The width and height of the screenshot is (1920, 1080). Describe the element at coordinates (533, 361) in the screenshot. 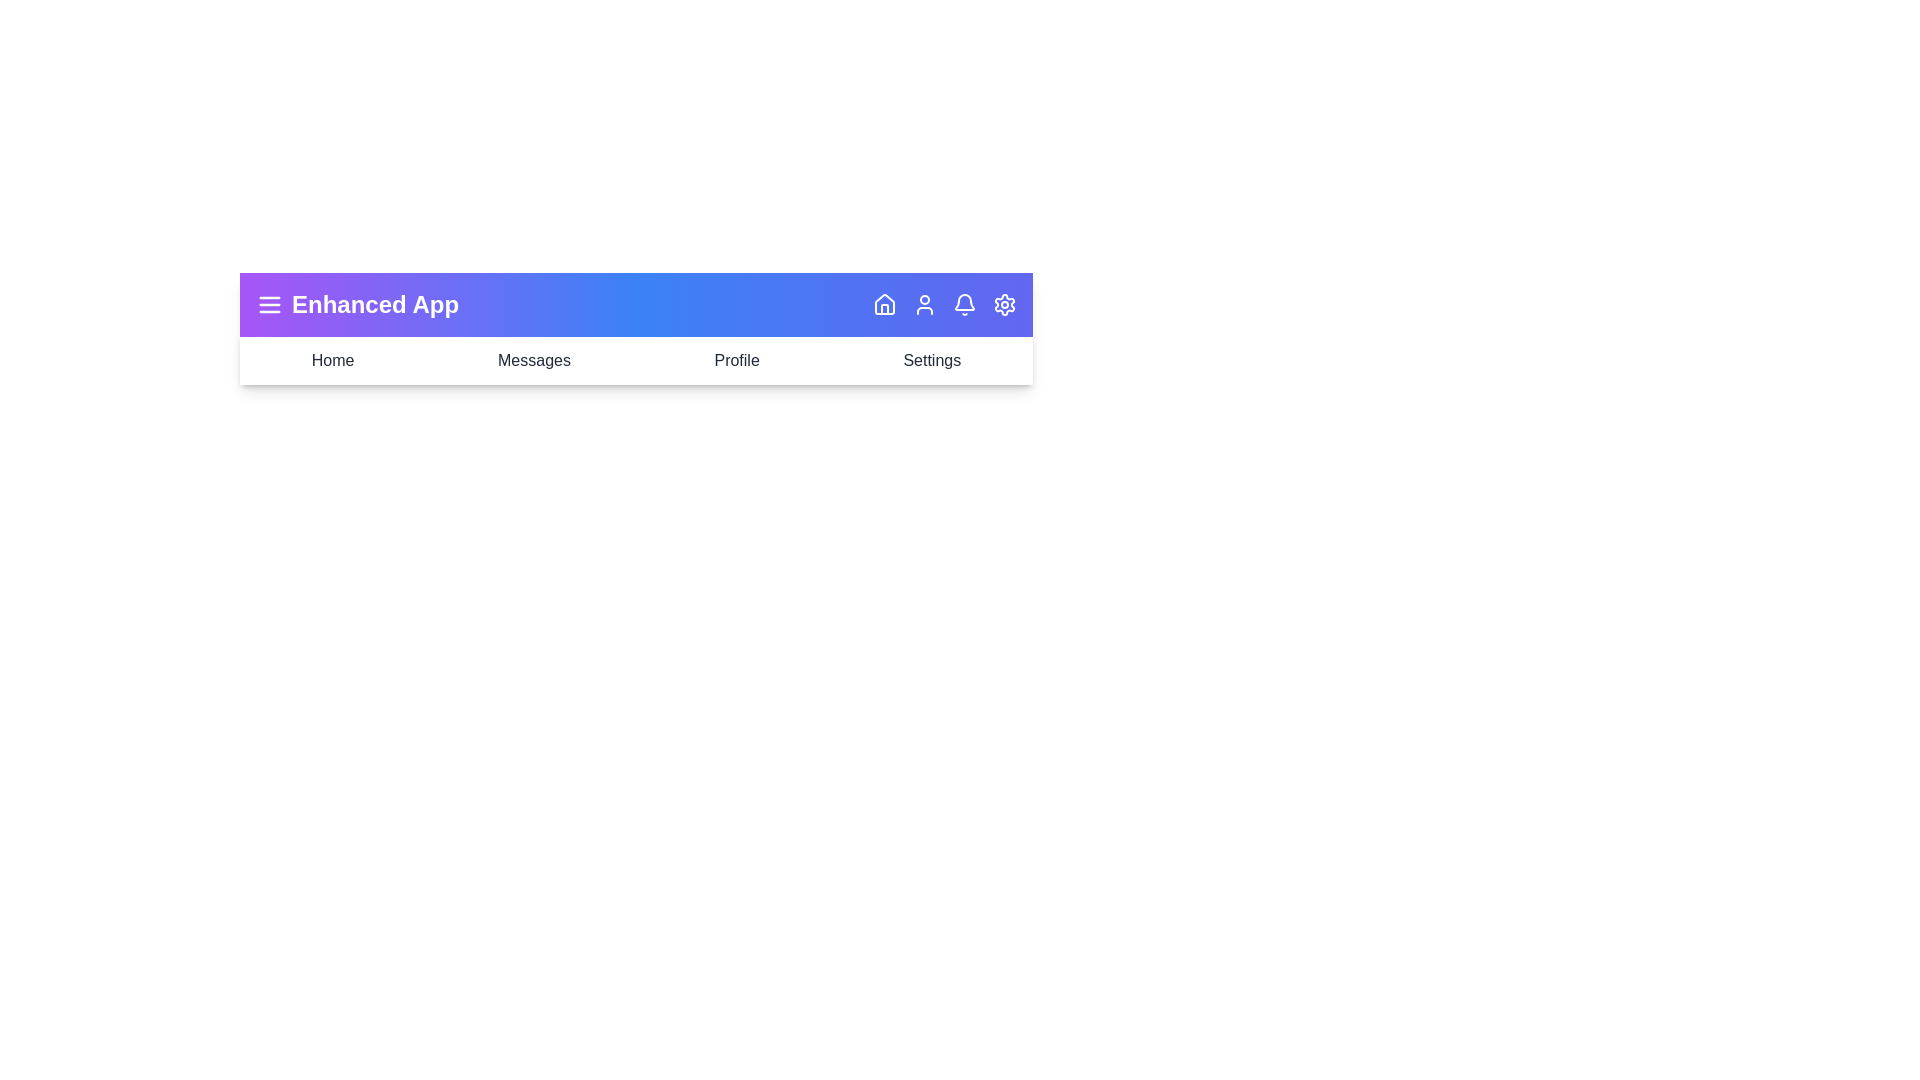

I see `the navigation item Messages to see its hover effect` at that location.